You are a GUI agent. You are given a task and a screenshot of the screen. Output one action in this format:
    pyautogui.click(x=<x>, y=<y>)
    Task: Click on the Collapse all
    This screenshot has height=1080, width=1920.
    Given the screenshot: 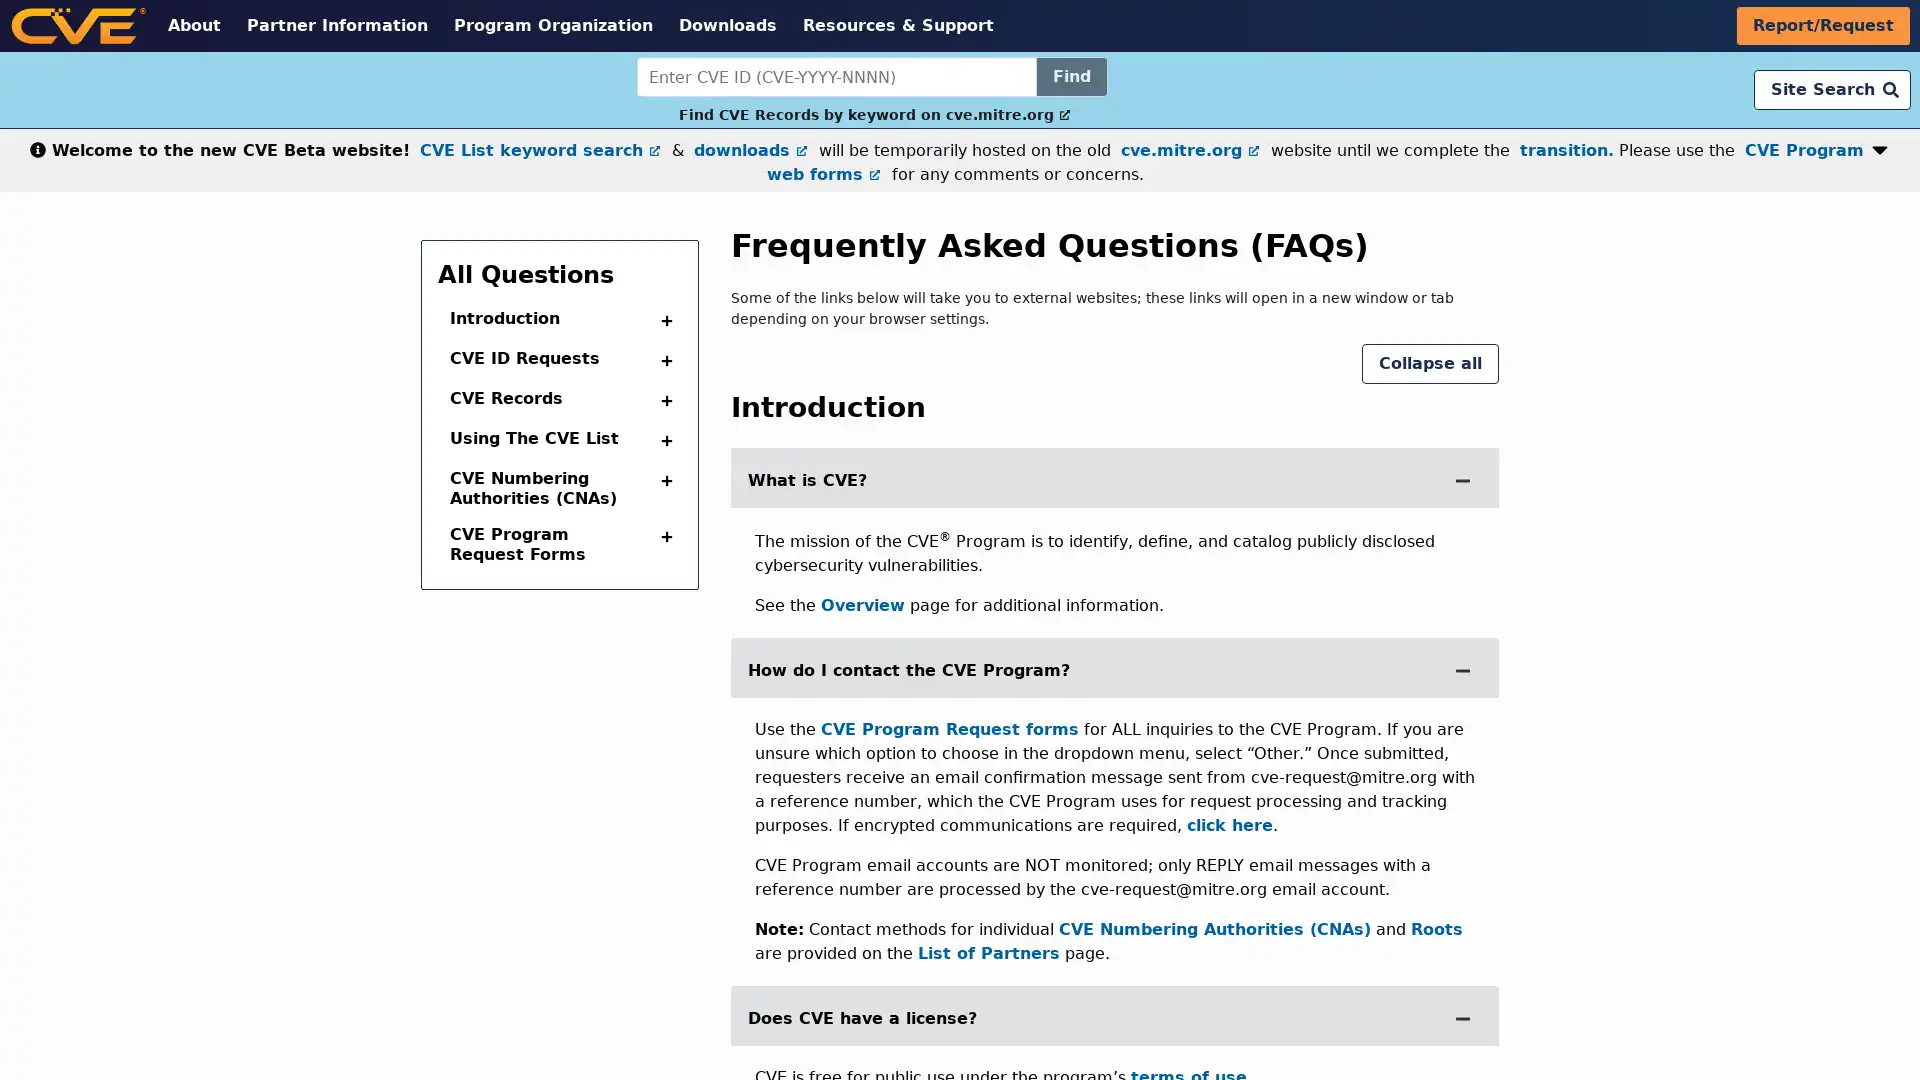 What is the action you would take?
    pyautogui.click(x=1429, y=363)
    